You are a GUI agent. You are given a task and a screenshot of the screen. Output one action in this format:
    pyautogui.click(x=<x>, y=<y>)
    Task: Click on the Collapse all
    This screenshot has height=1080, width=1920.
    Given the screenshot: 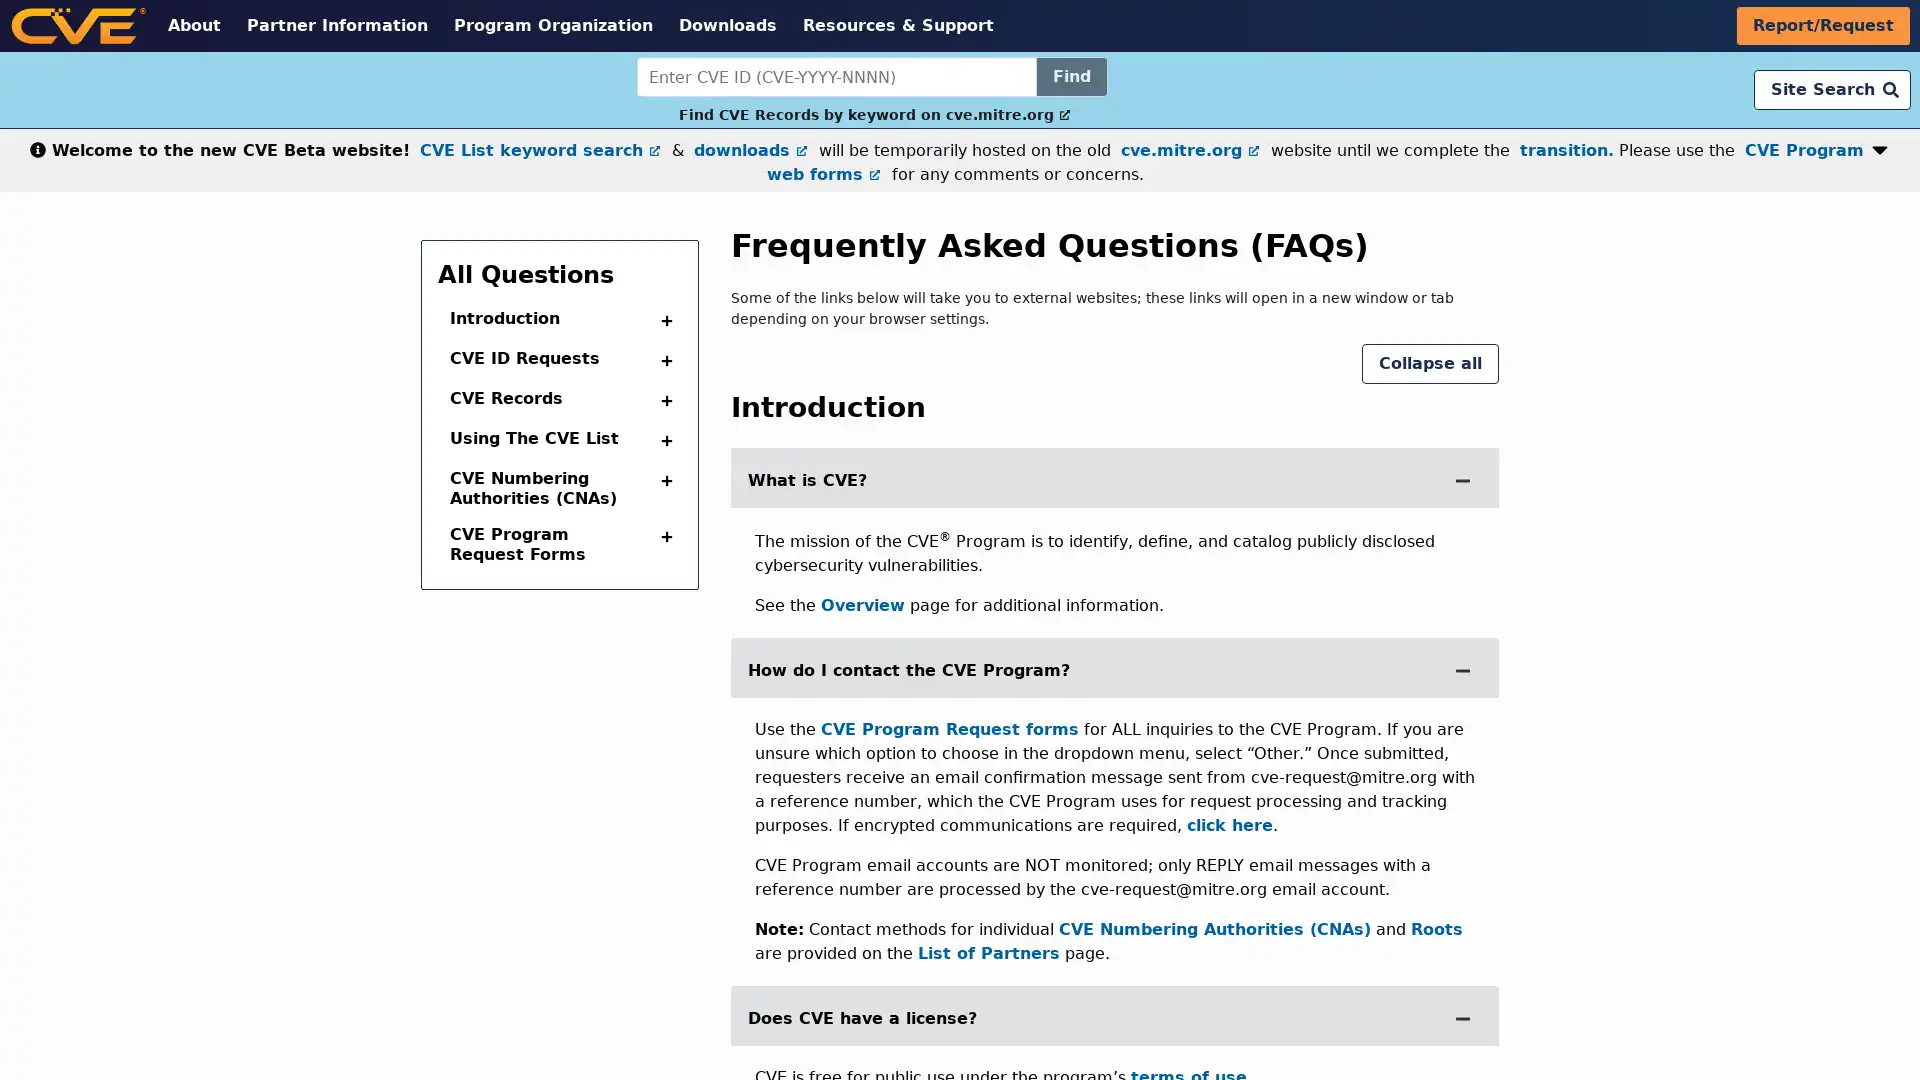 What is the action you would take?
    pyautogui.click(x=1429, y=363)
    